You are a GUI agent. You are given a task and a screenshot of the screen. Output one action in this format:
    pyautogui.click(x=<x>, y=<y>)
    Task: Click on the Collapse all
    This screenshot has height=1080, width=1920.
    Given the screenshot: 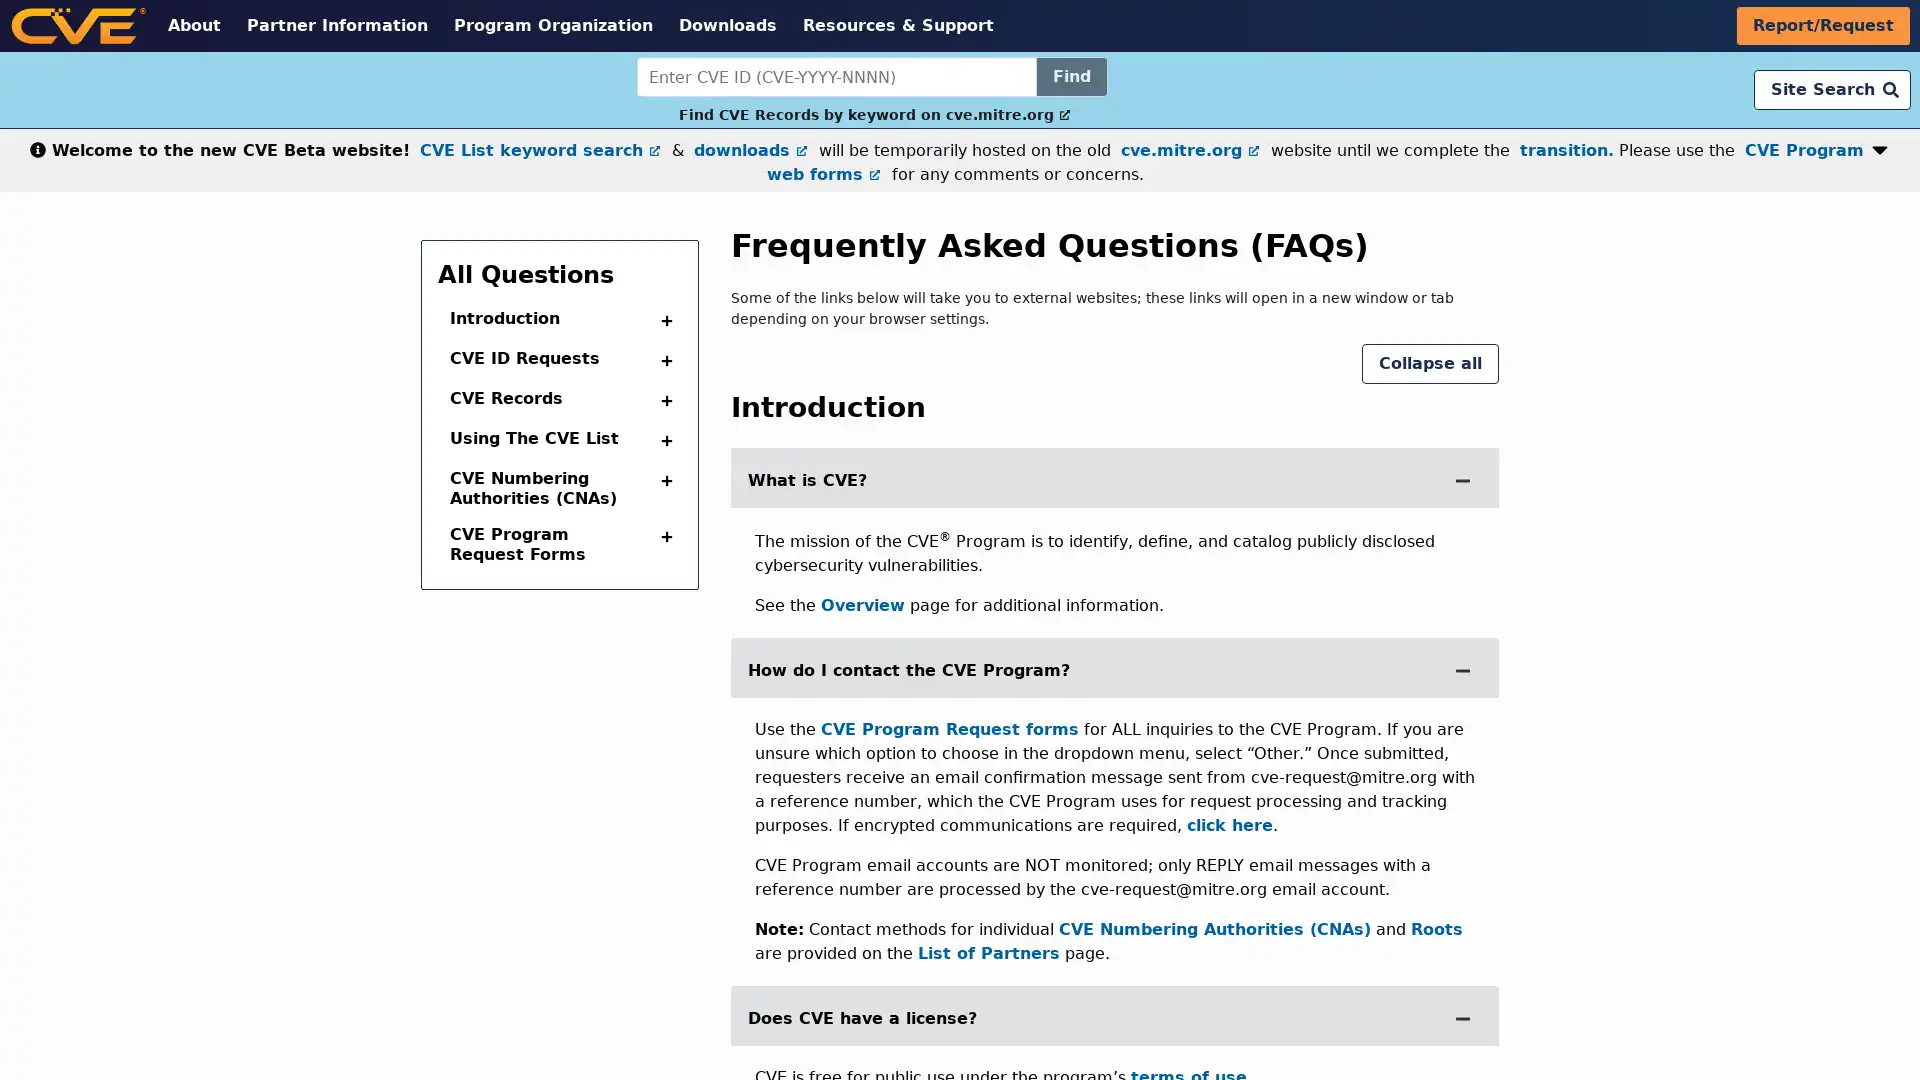 What is the action you would take?
    pyautogui.click(x=1429, y=363)
    